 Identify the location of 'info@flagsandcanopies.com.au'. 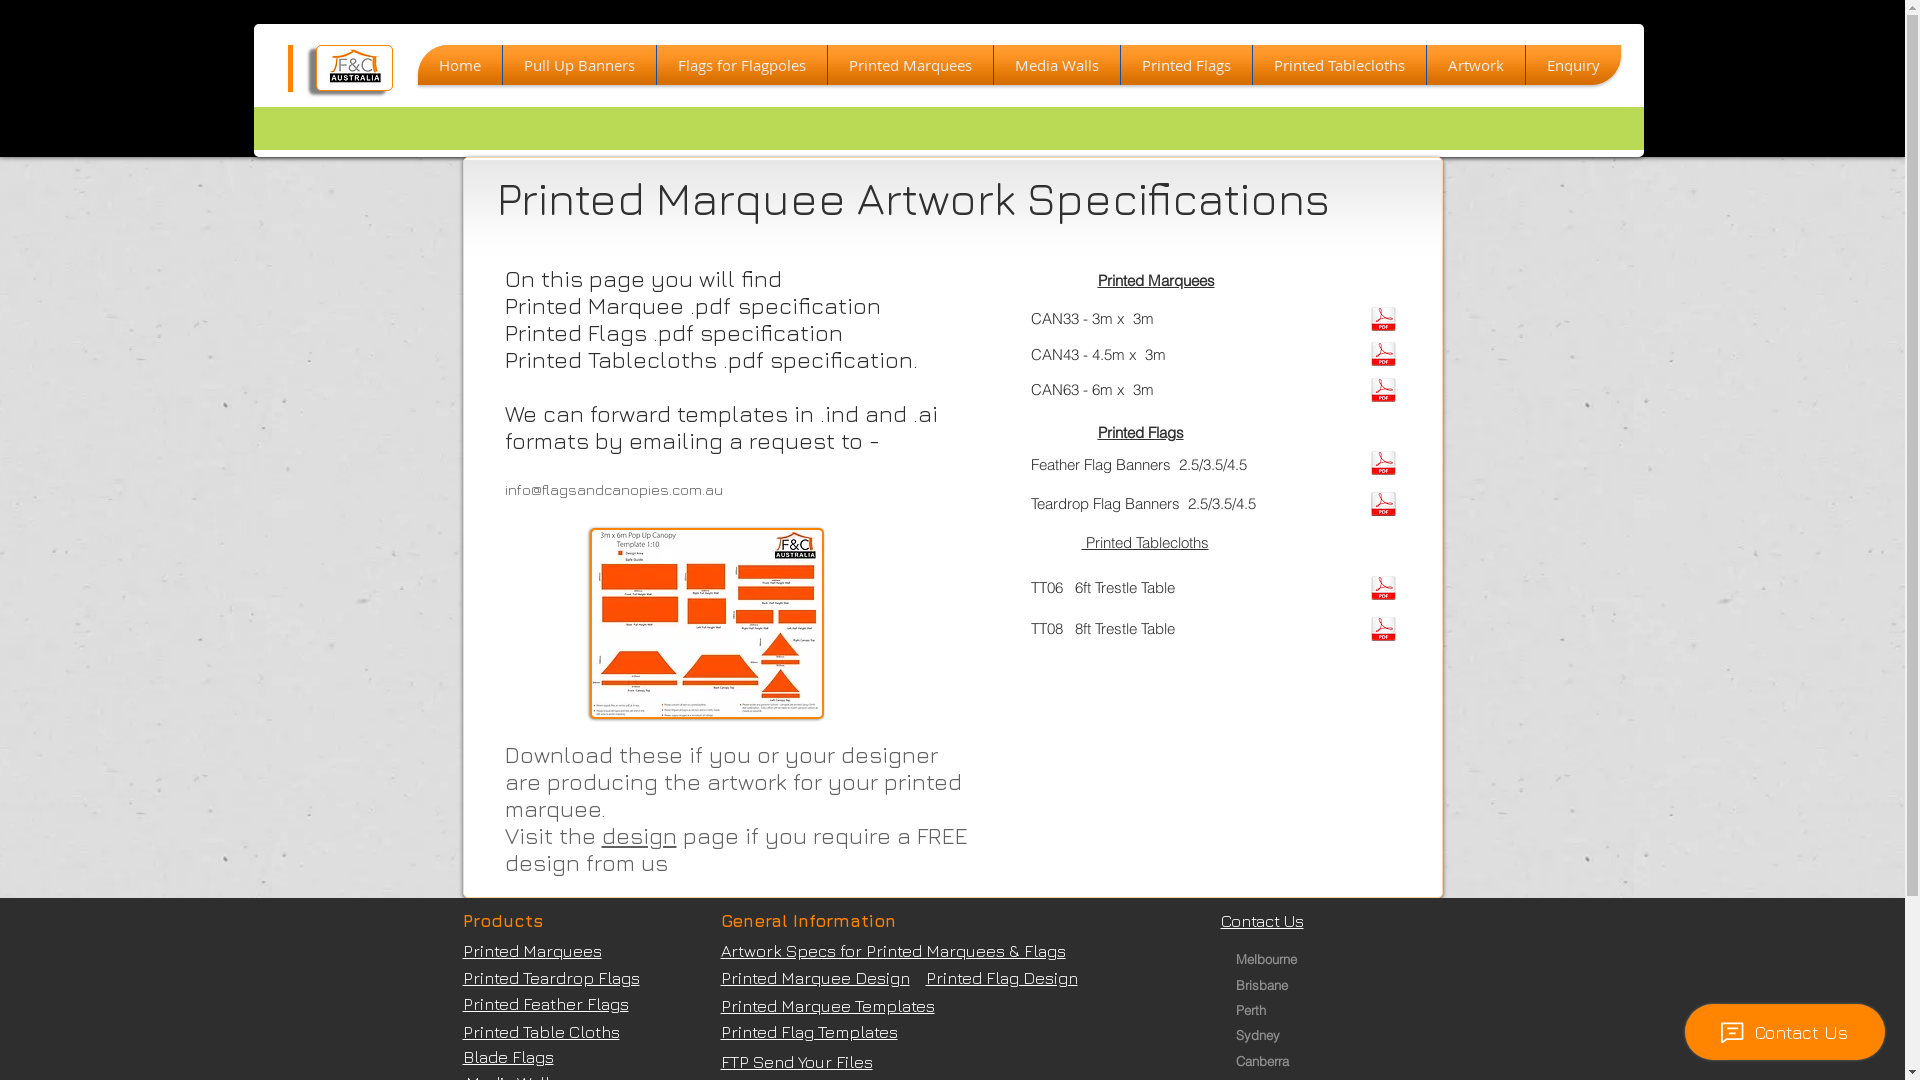
(612, 489).